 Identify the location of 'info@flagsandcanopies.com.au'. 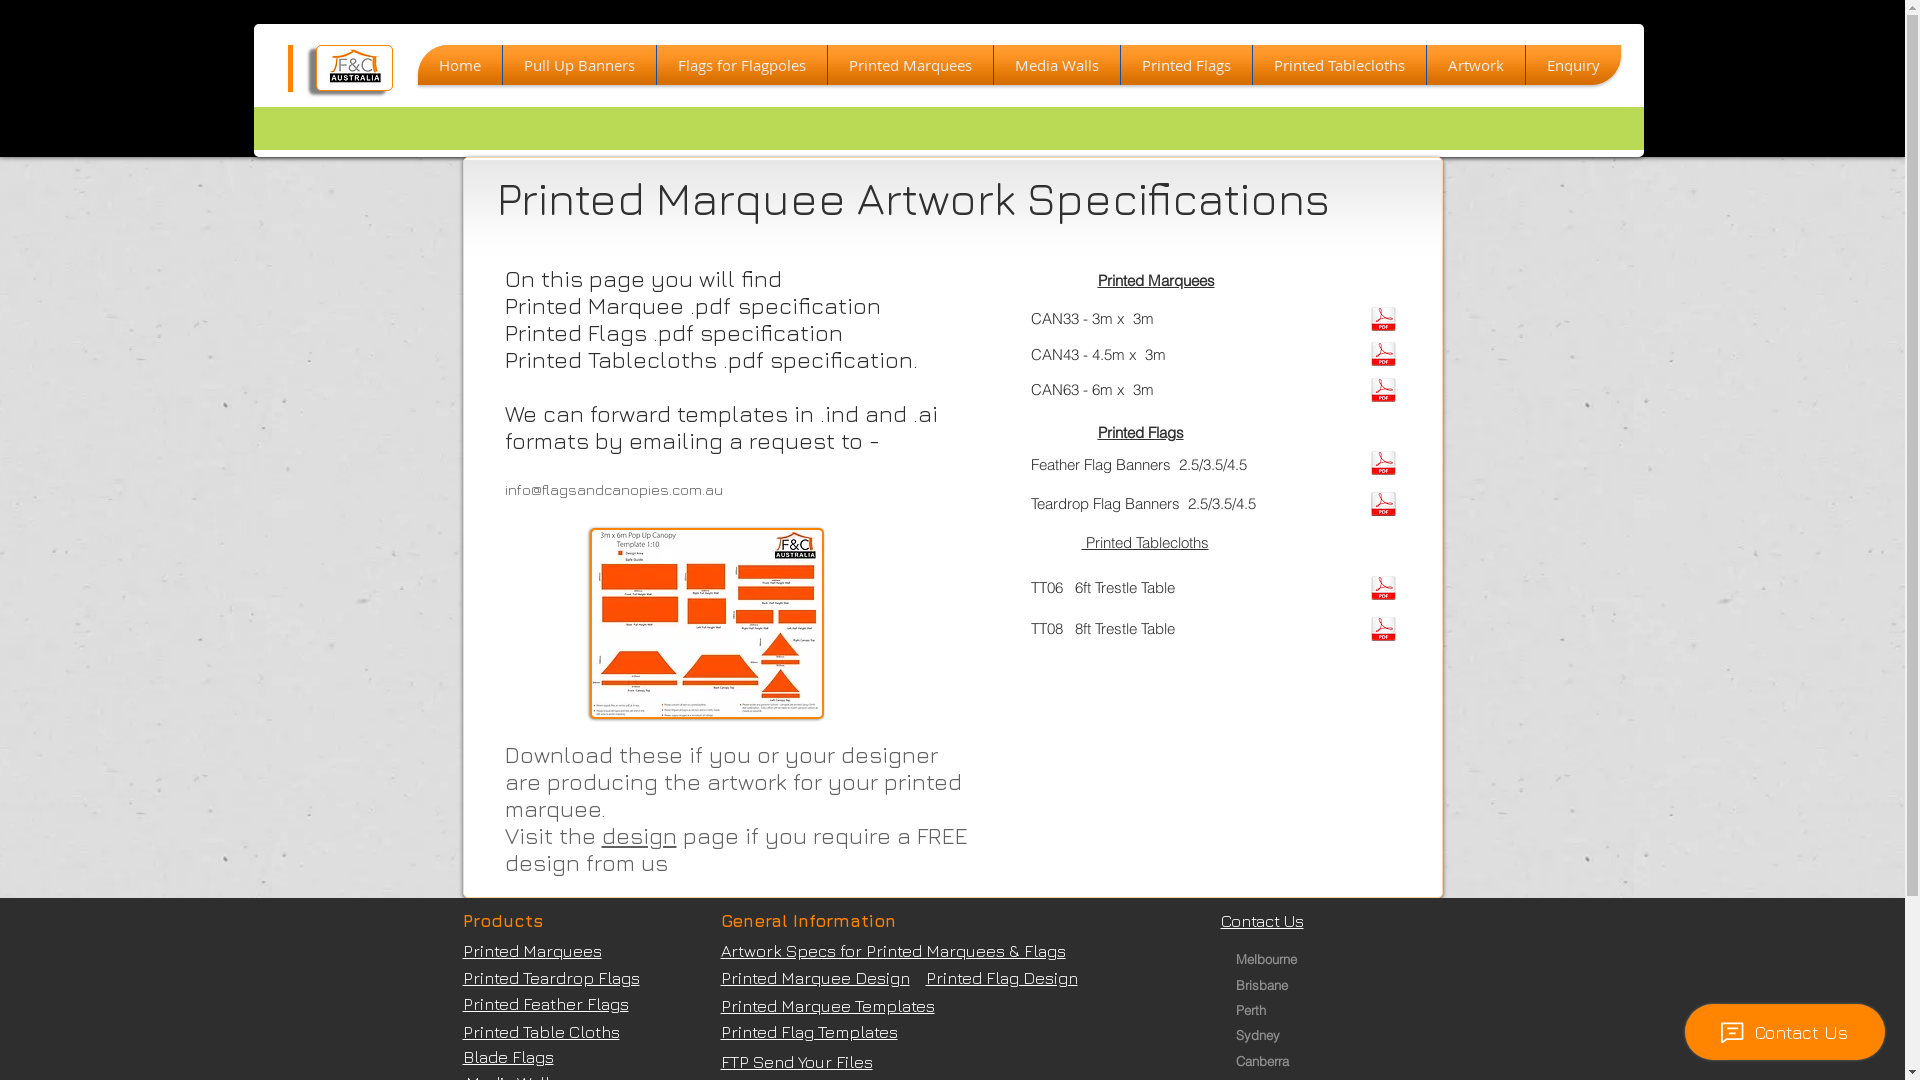
(612, 489).